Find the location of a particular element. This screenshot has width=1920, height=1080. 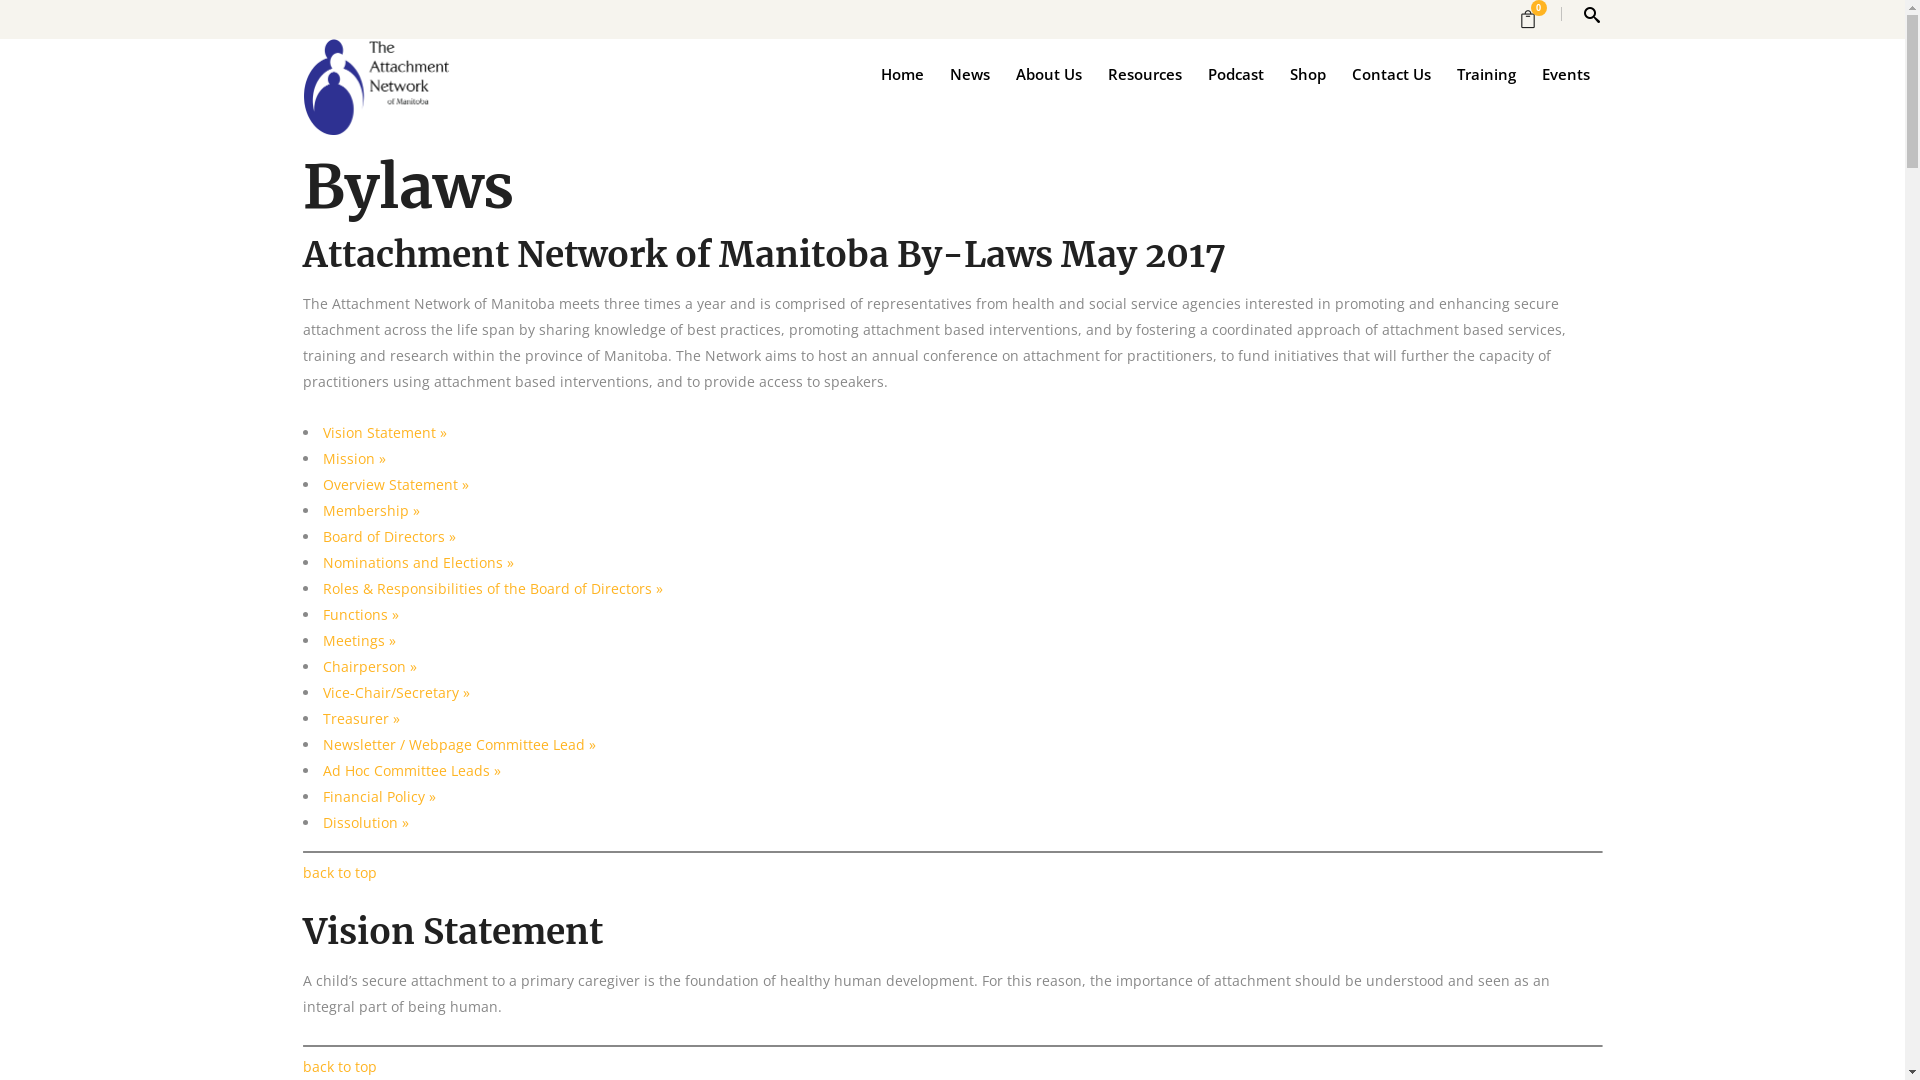

'Contact Us' is located at coordinates (1389, 72).